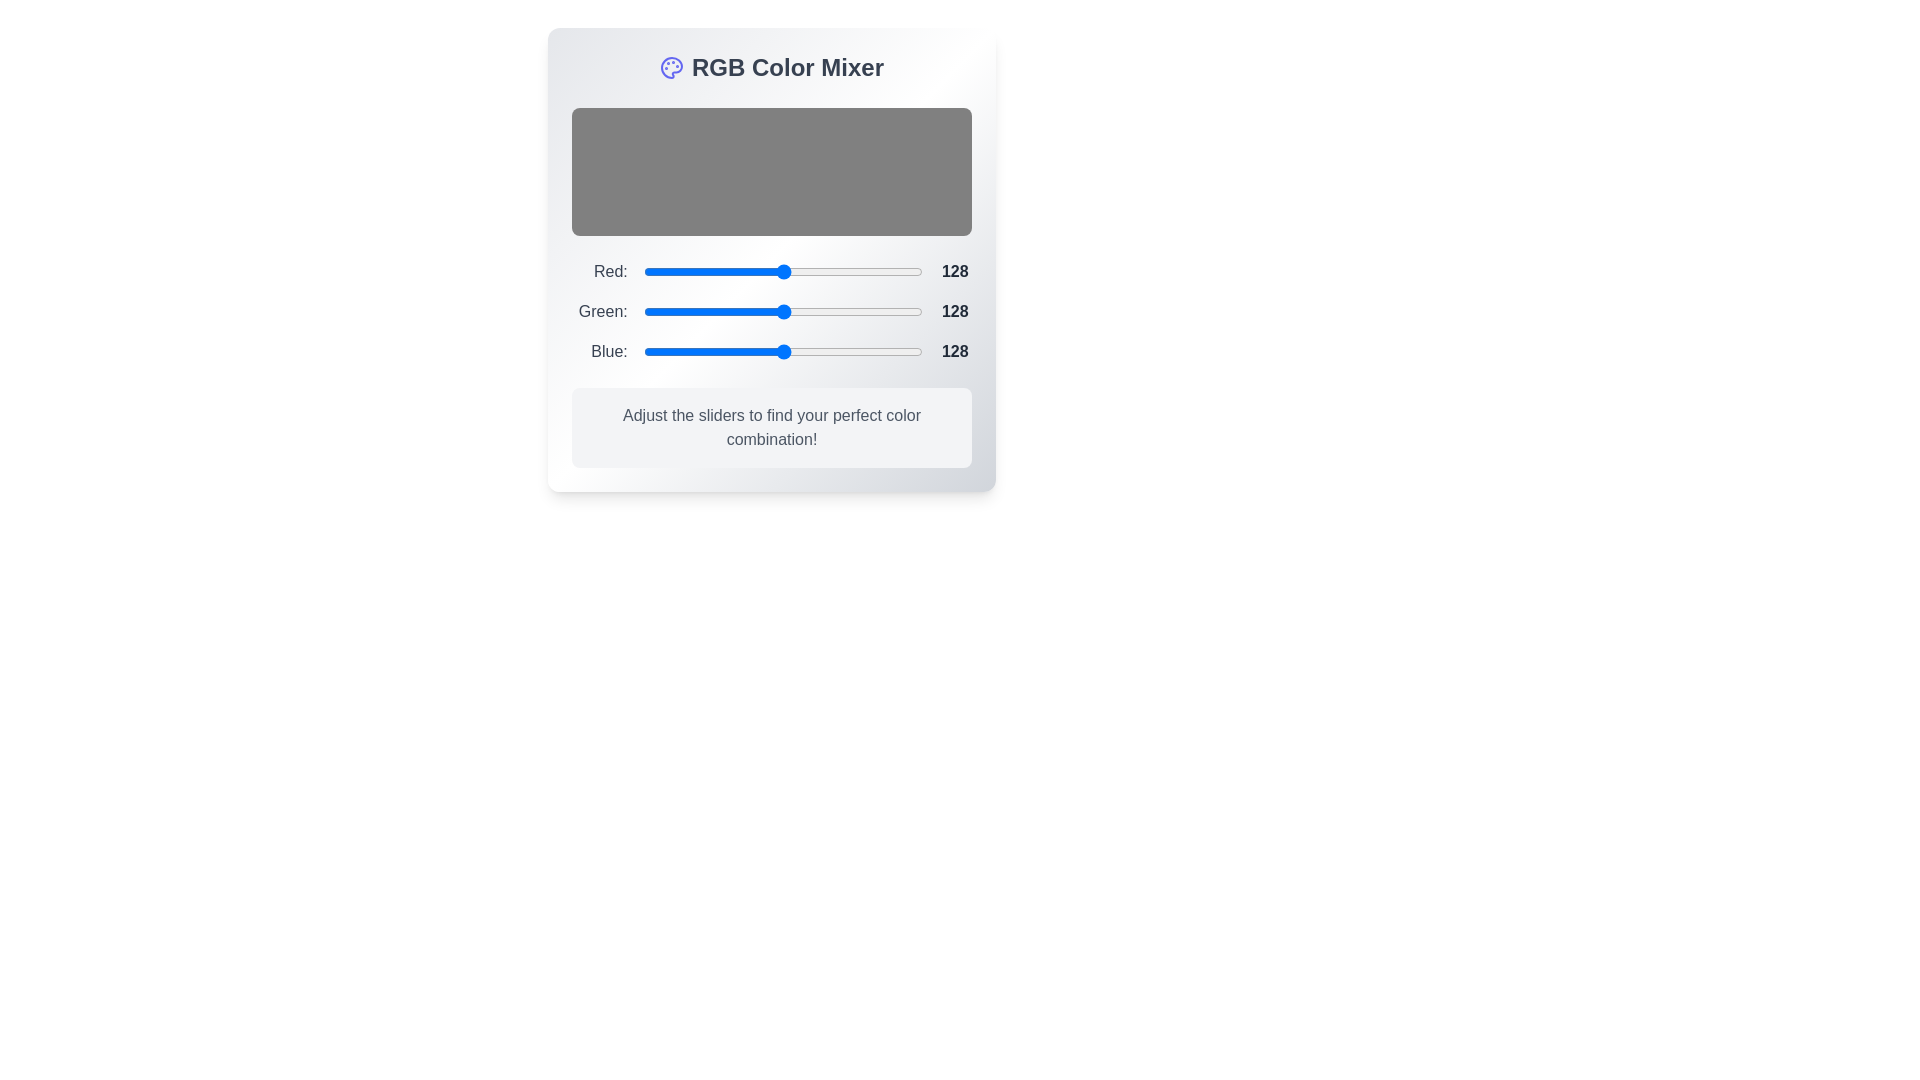  I want to click on the 0 slider to a value of 248, so click(917, 272).